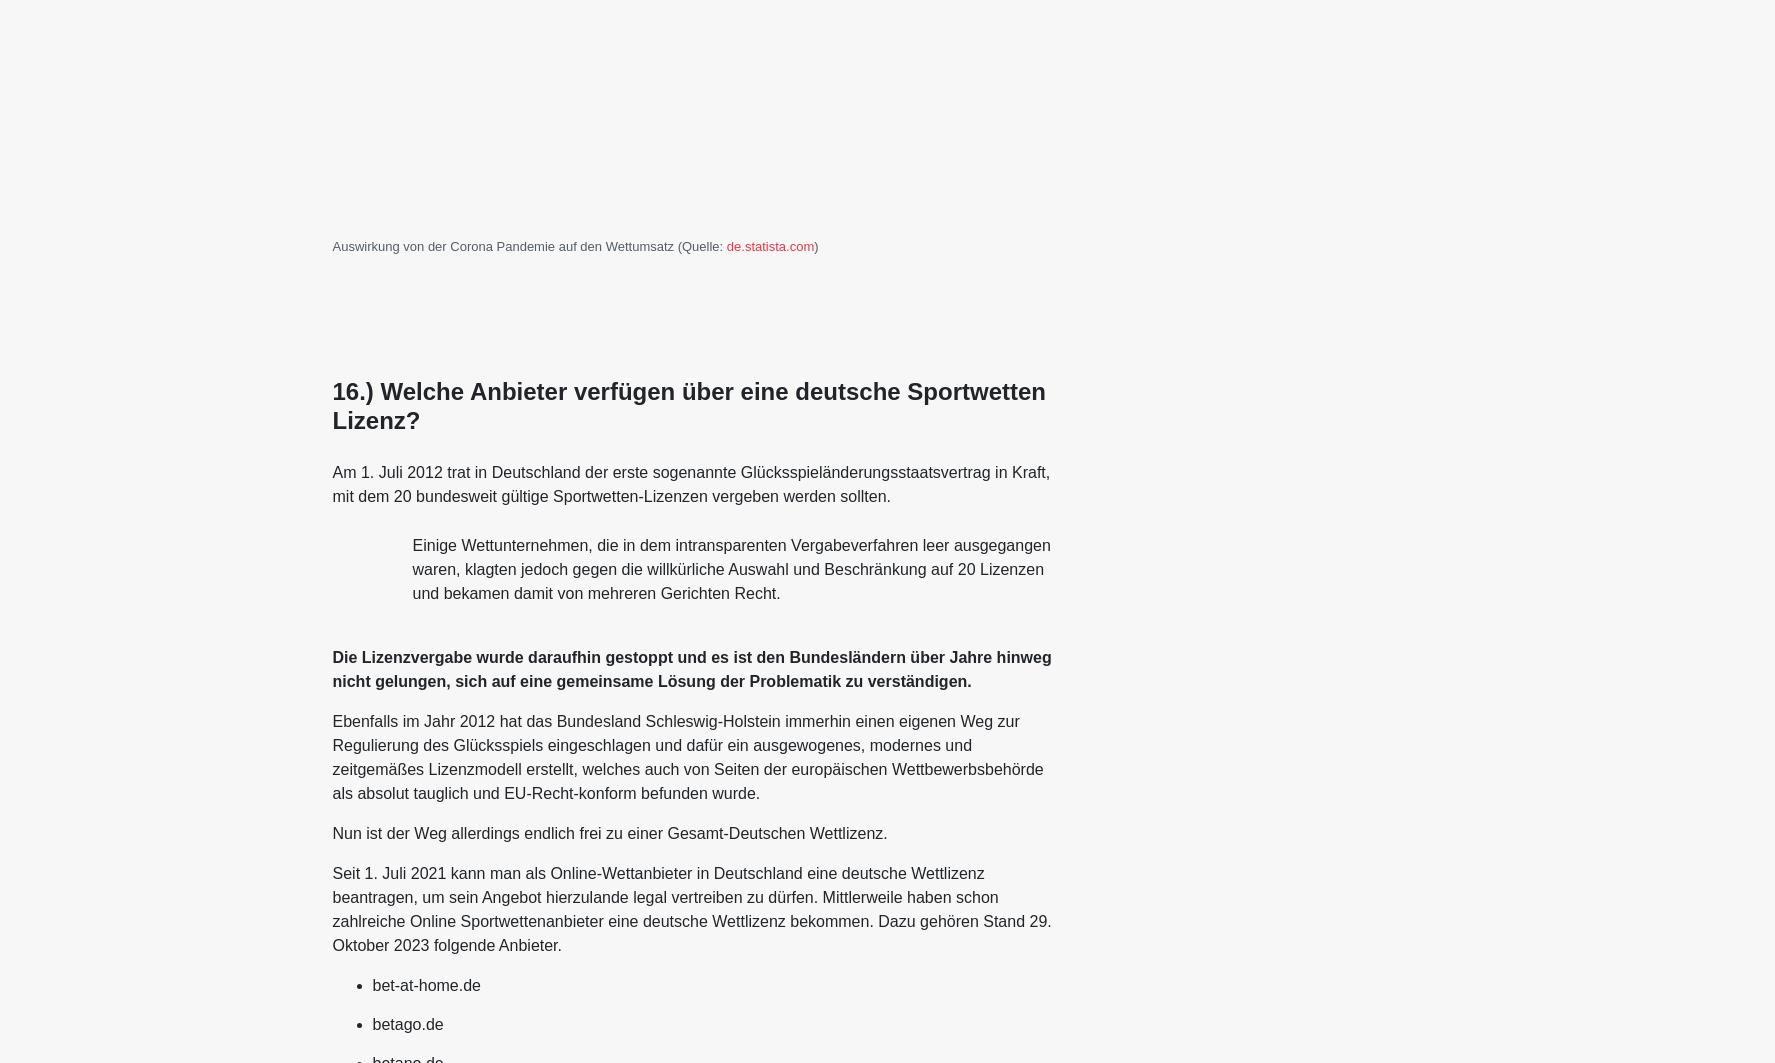 The height and width of the screenshot is (1063, 1775). What do you see at coordinates (690, 907) in the screenshot?
I see `'Seit 1. Juli 2021 kann man als Online-Wettanbieter in Deutschland eine deutsche Wettlizenz beantragen, um sein Angebot hierzulande legal vertreiben zu dürfen. Mittlerweile haben schon zahlreiche Online Sportwettenanbieter eine deutsche Wettlizenz bekommen. Dazu gehören Stand 29. Oktober 2023 folgende Anbieter.'` at bounding box center [690, 907].